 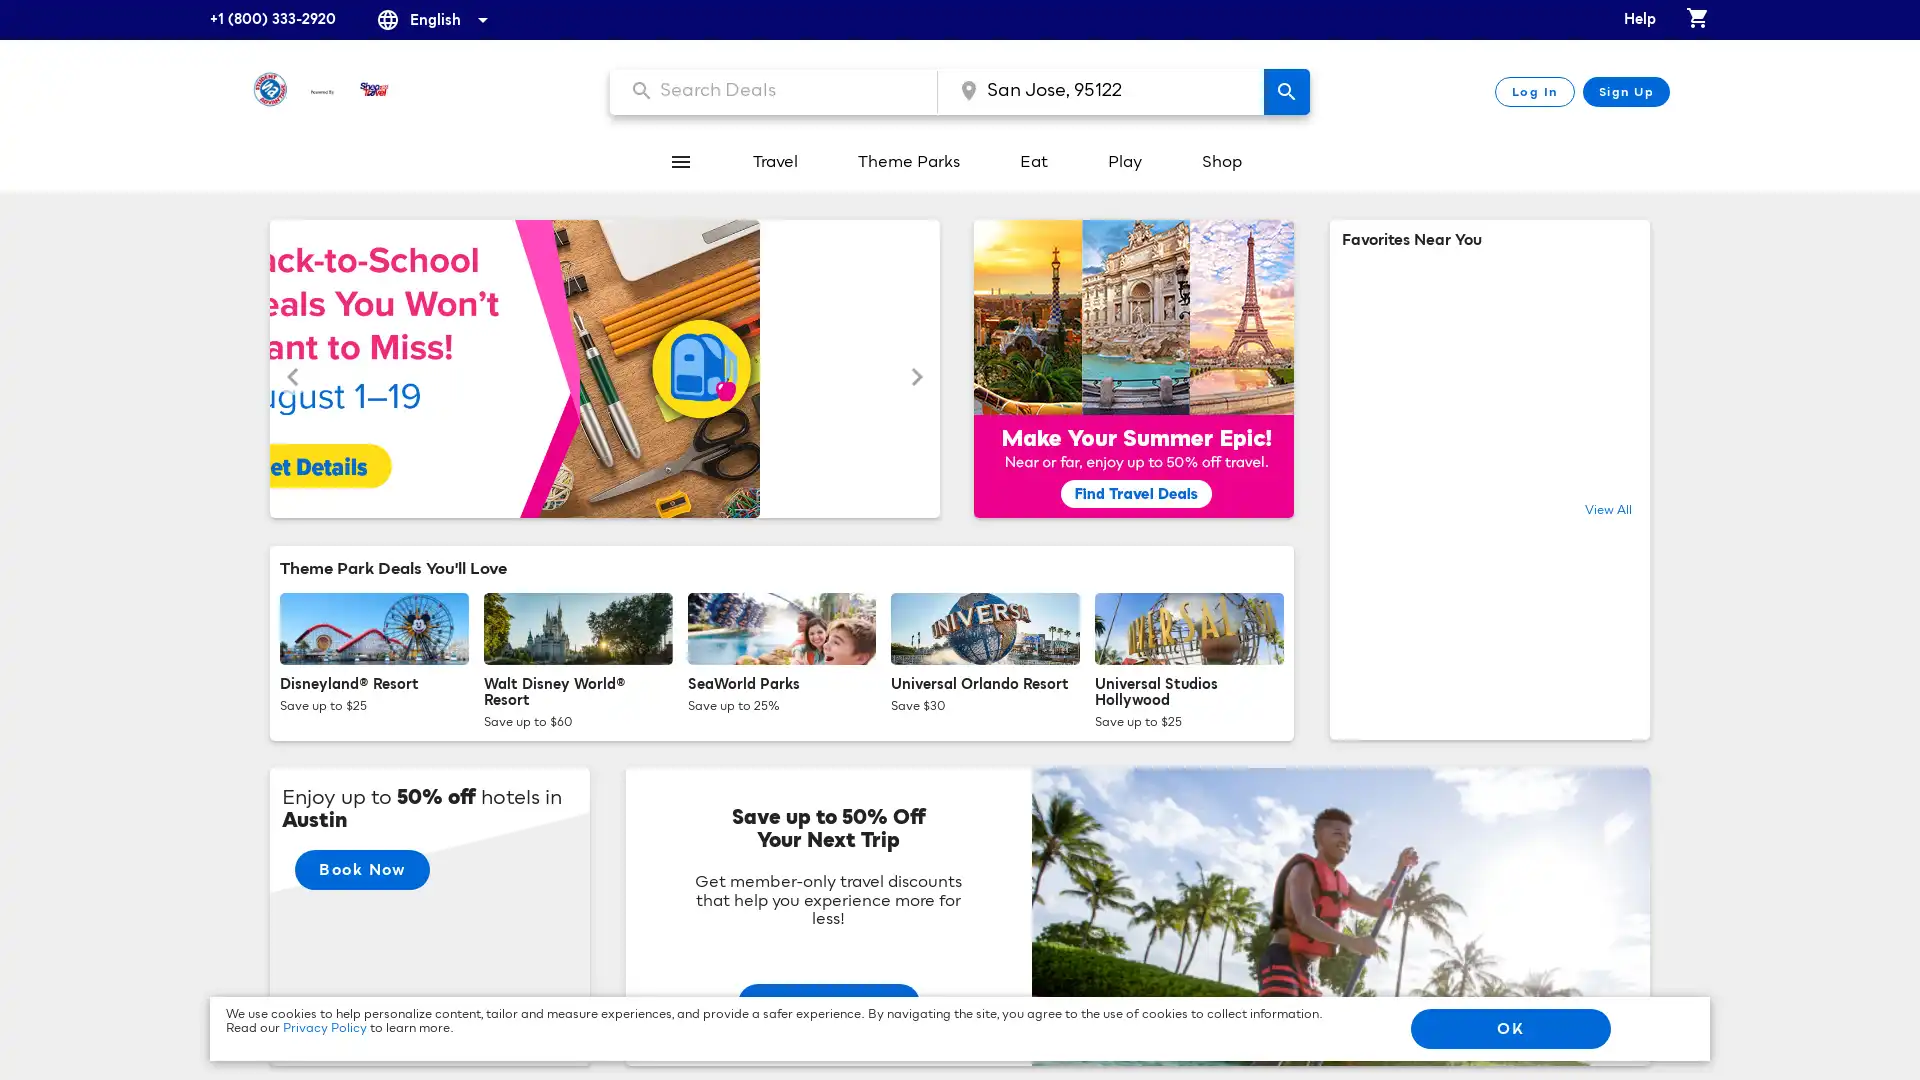 What do you see at coordinates (1032, 167) in the screenshot?
I see `Eat` at bounding box center [1032, 167].